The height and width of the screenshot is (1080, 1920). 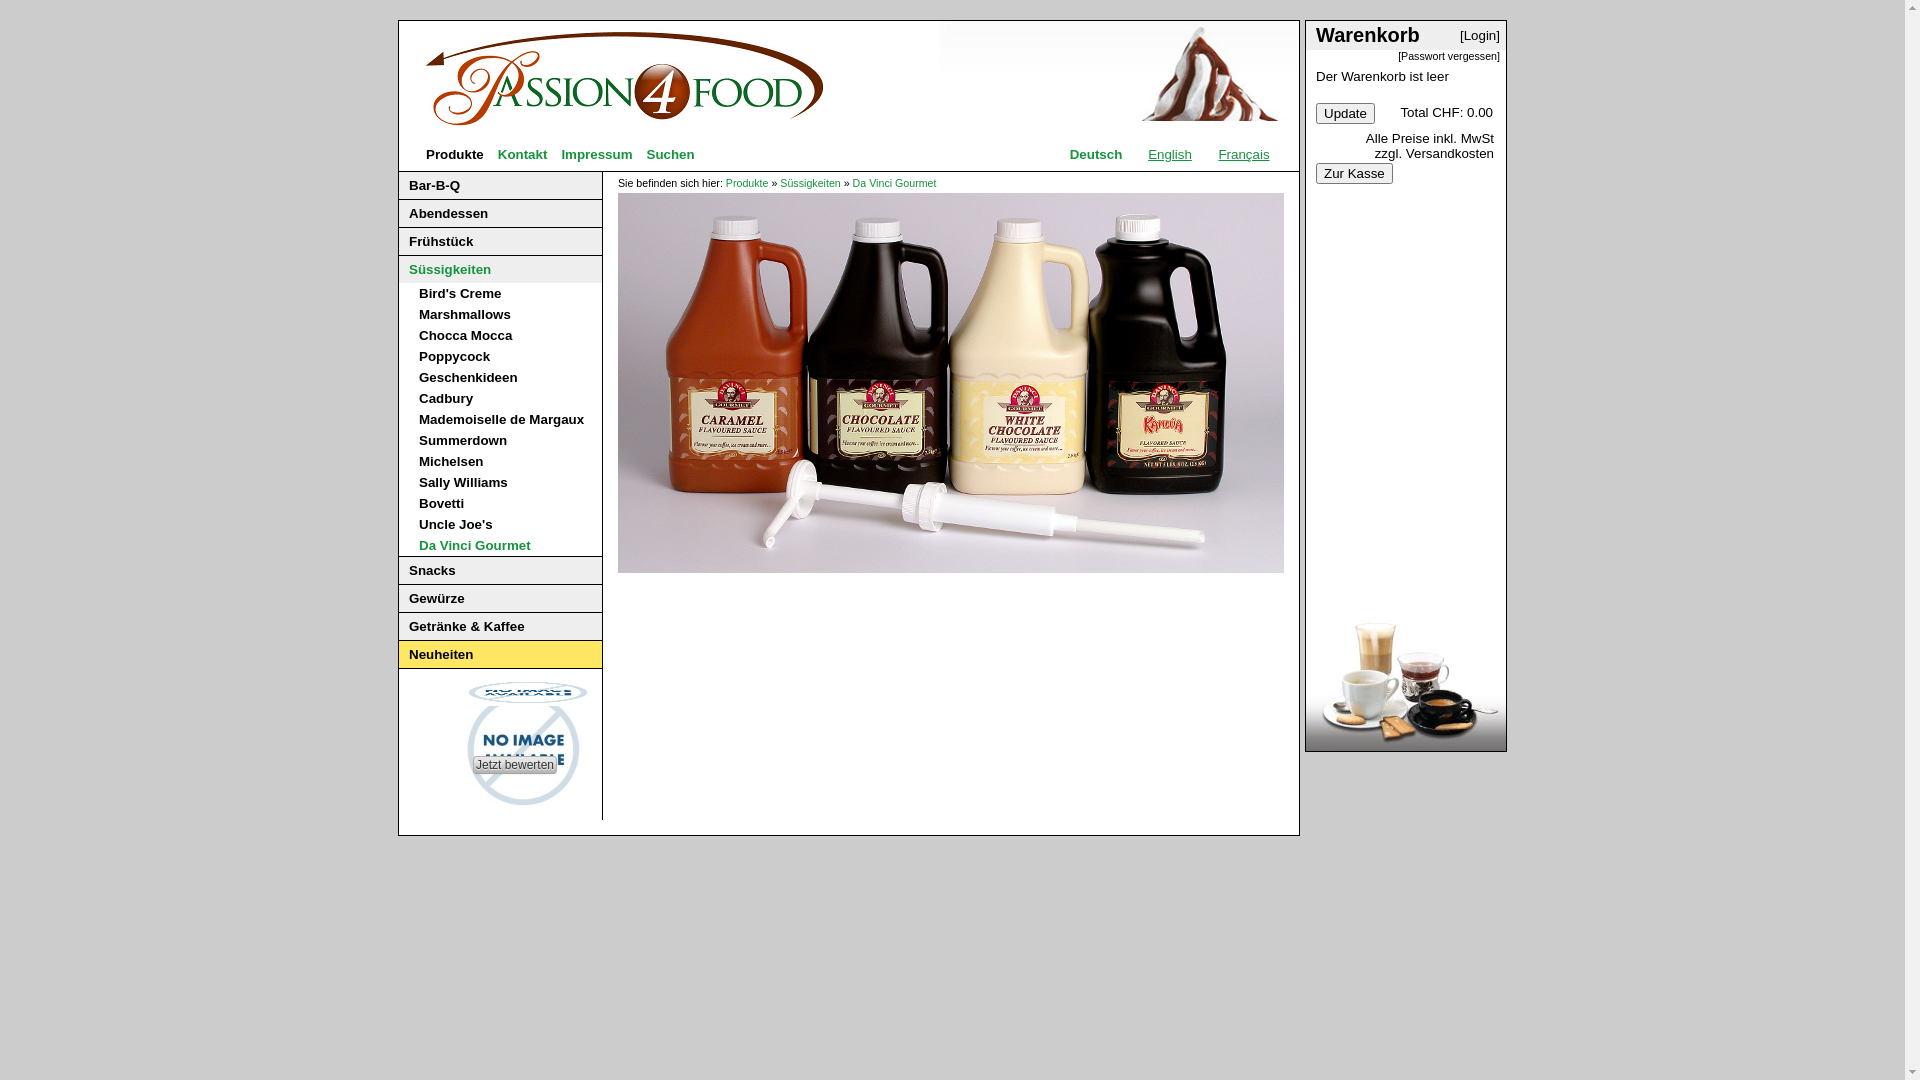 What do you see at coordinates (1483, 31) in the screenshot?
I see `'[Login]'` at bounding box center [1483, 31].